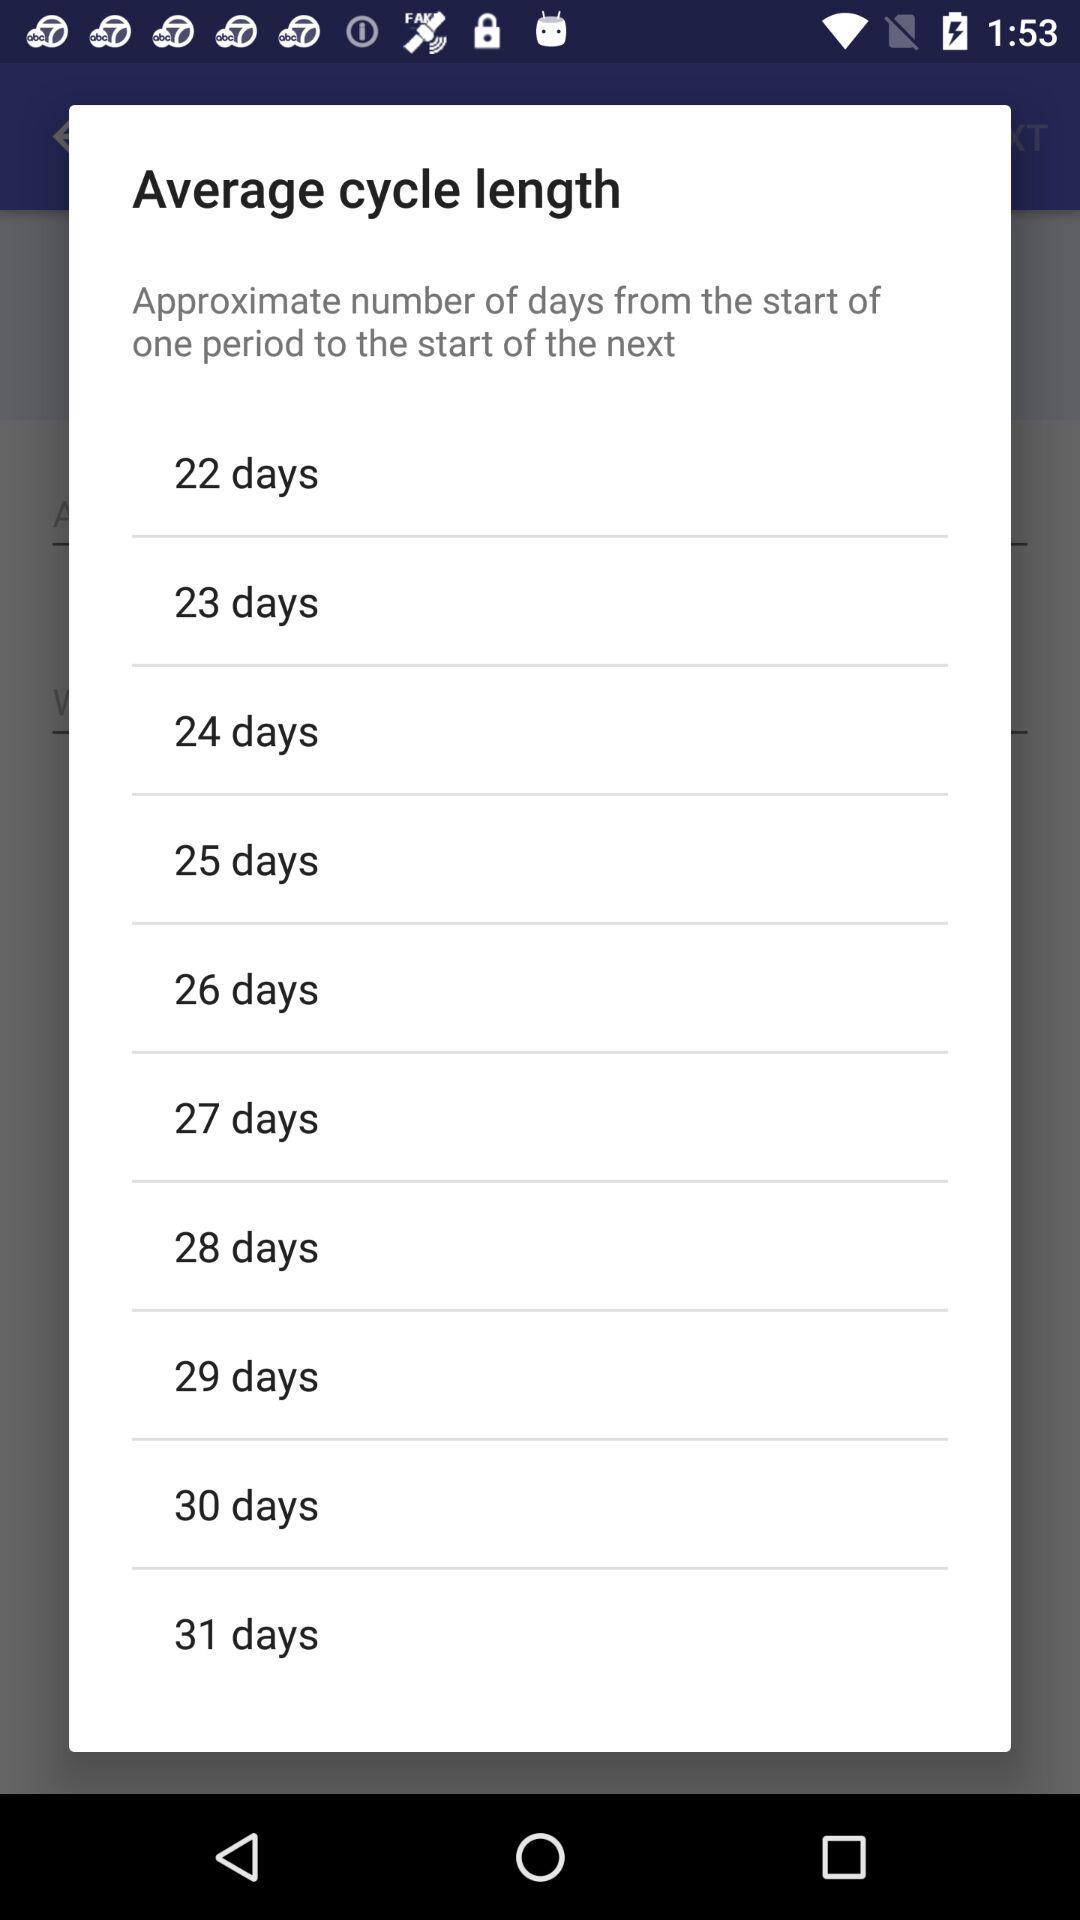 The height and width of the screenshot is (1920, 1080). What do you see at coordinates (540, 1373) in the screenshot?
I see `the 29 days item` at bounding box center [540, 1373].